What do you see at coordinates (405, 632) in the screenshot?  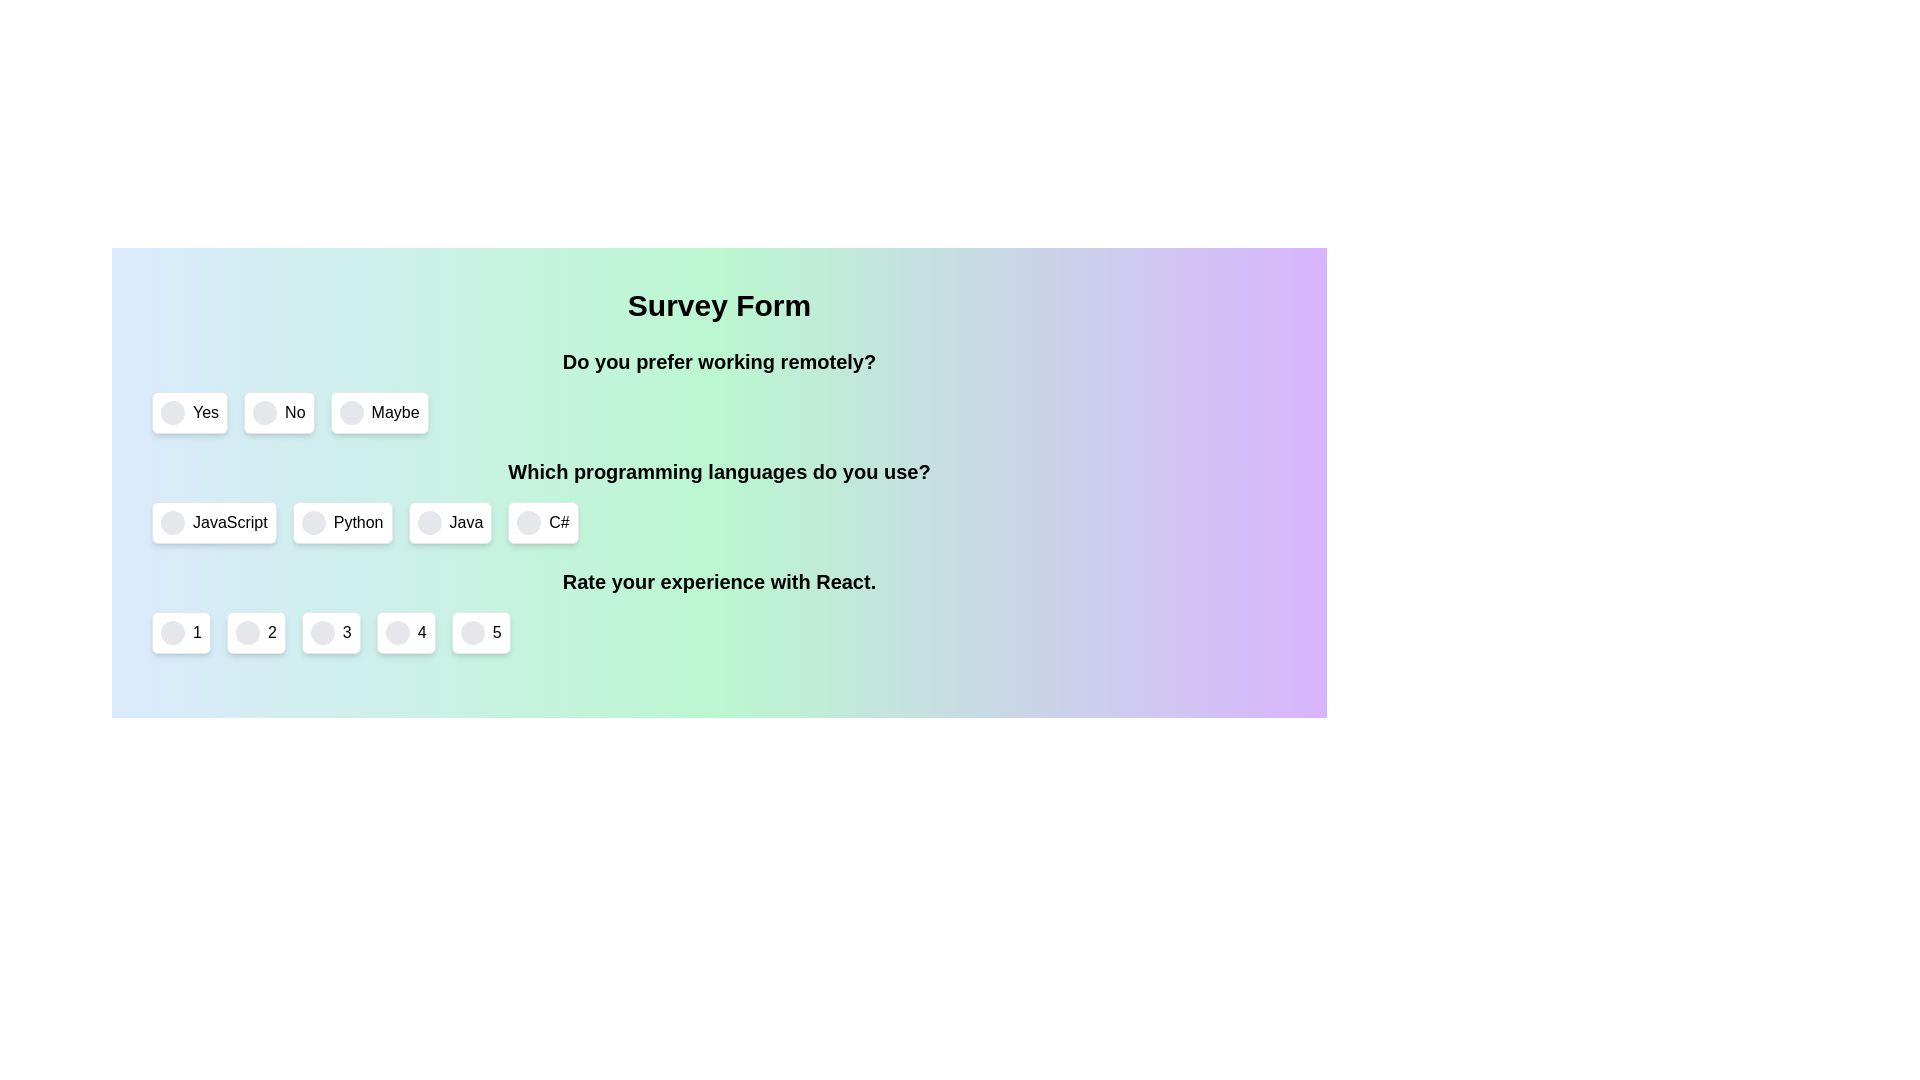 I see `the radio button labeled '4' in the 'Rate your experience with React' section, which is the fourth option in a series of five radio buttons` at bounding box center [405, 632].